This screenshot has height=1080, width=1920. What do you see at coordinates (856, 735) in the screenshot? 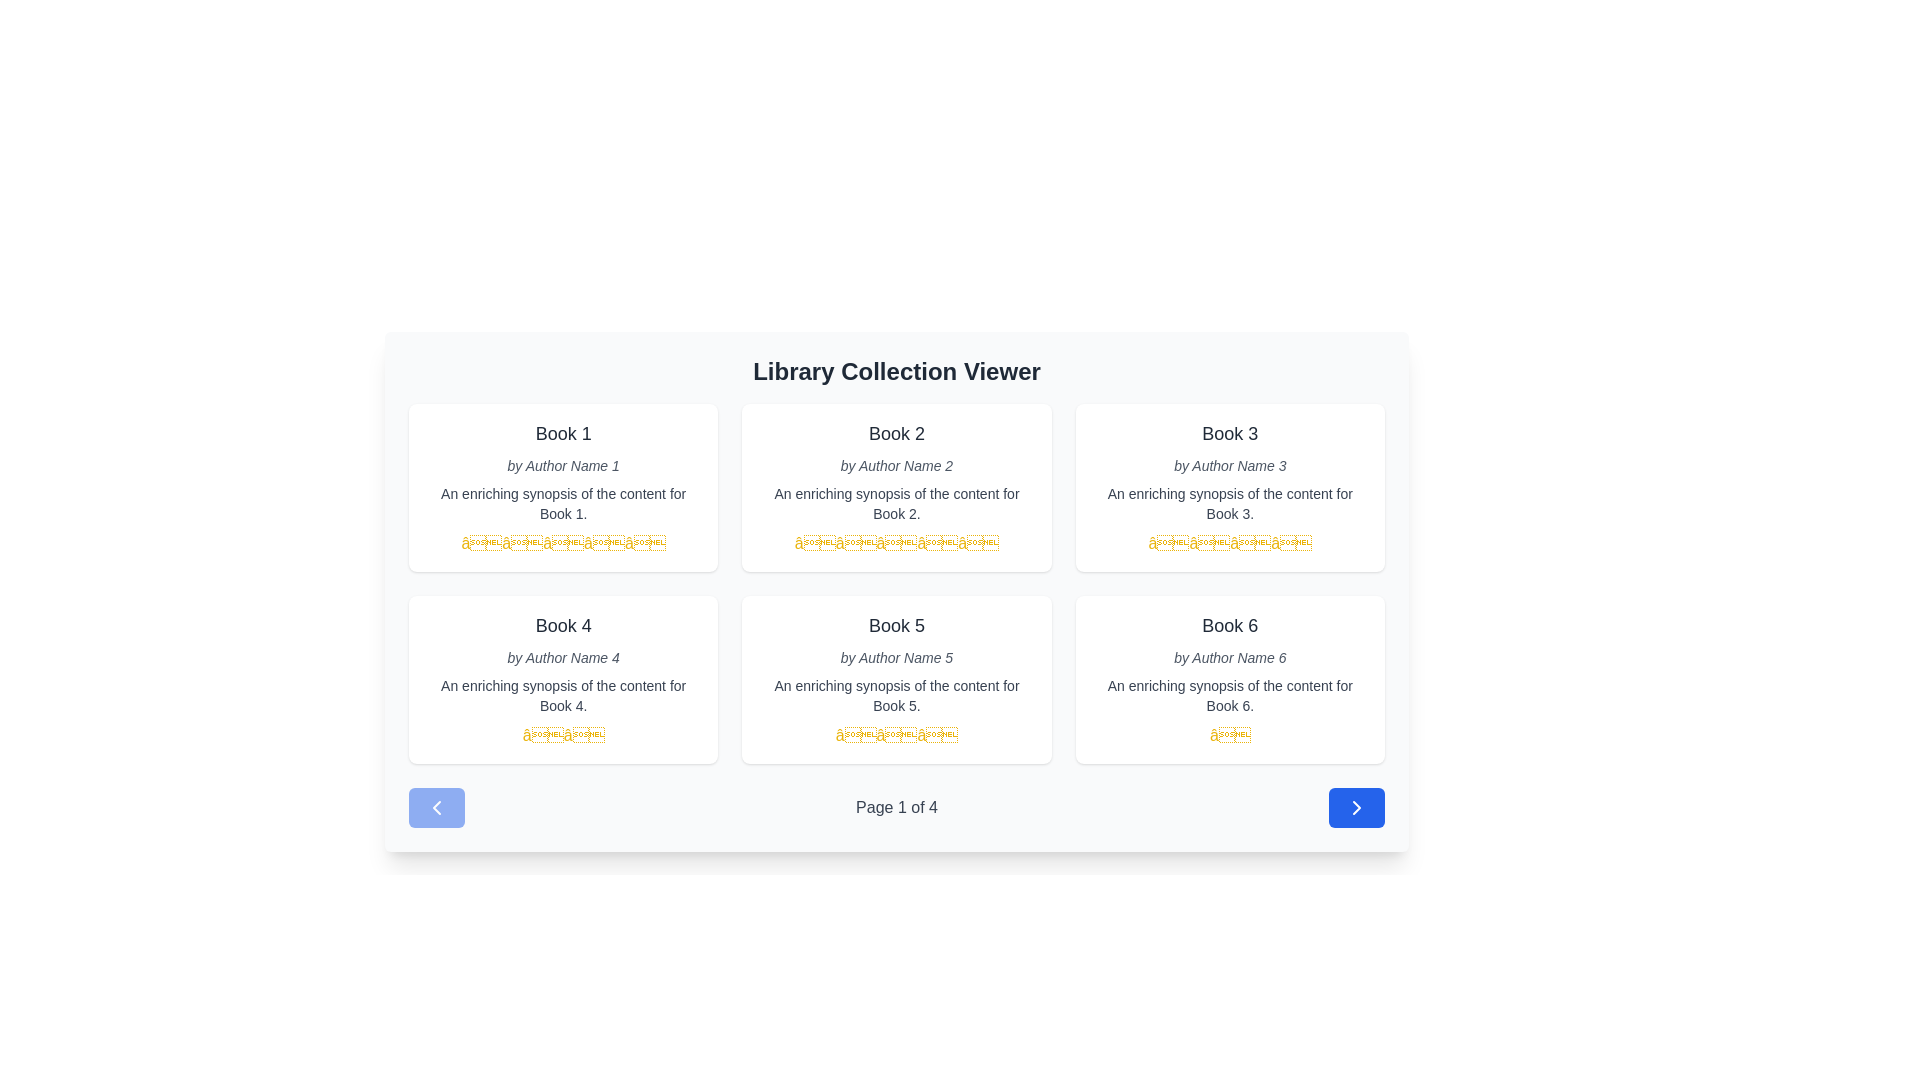
I see `the first star icon in the rating display for 'Book 5', which visually indicates the book's rating` at bounding box center [856, 735].